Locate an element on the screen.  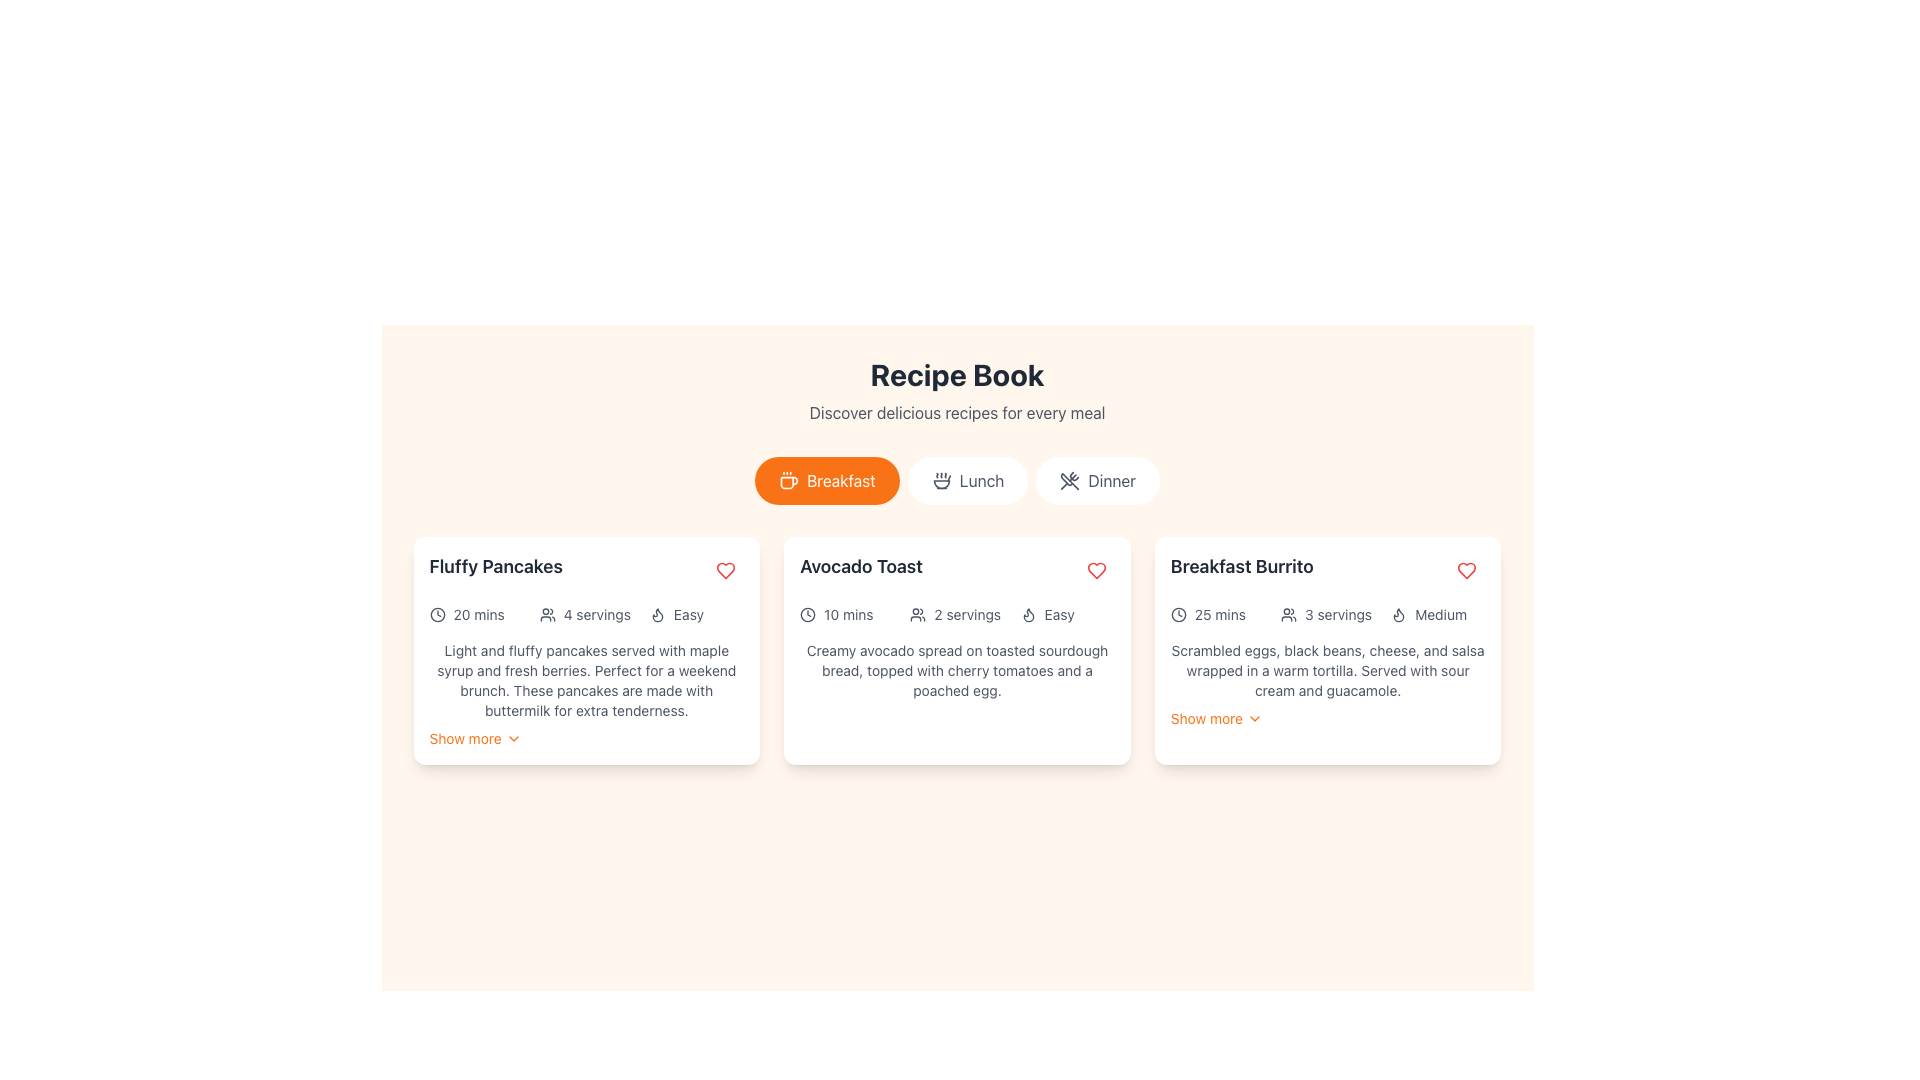
the text in the 'Breakfast Burrito' recipe description label located below the title and above the 'Show more' link in the rightmost column of the layout is located at coordinates (1328, 671).